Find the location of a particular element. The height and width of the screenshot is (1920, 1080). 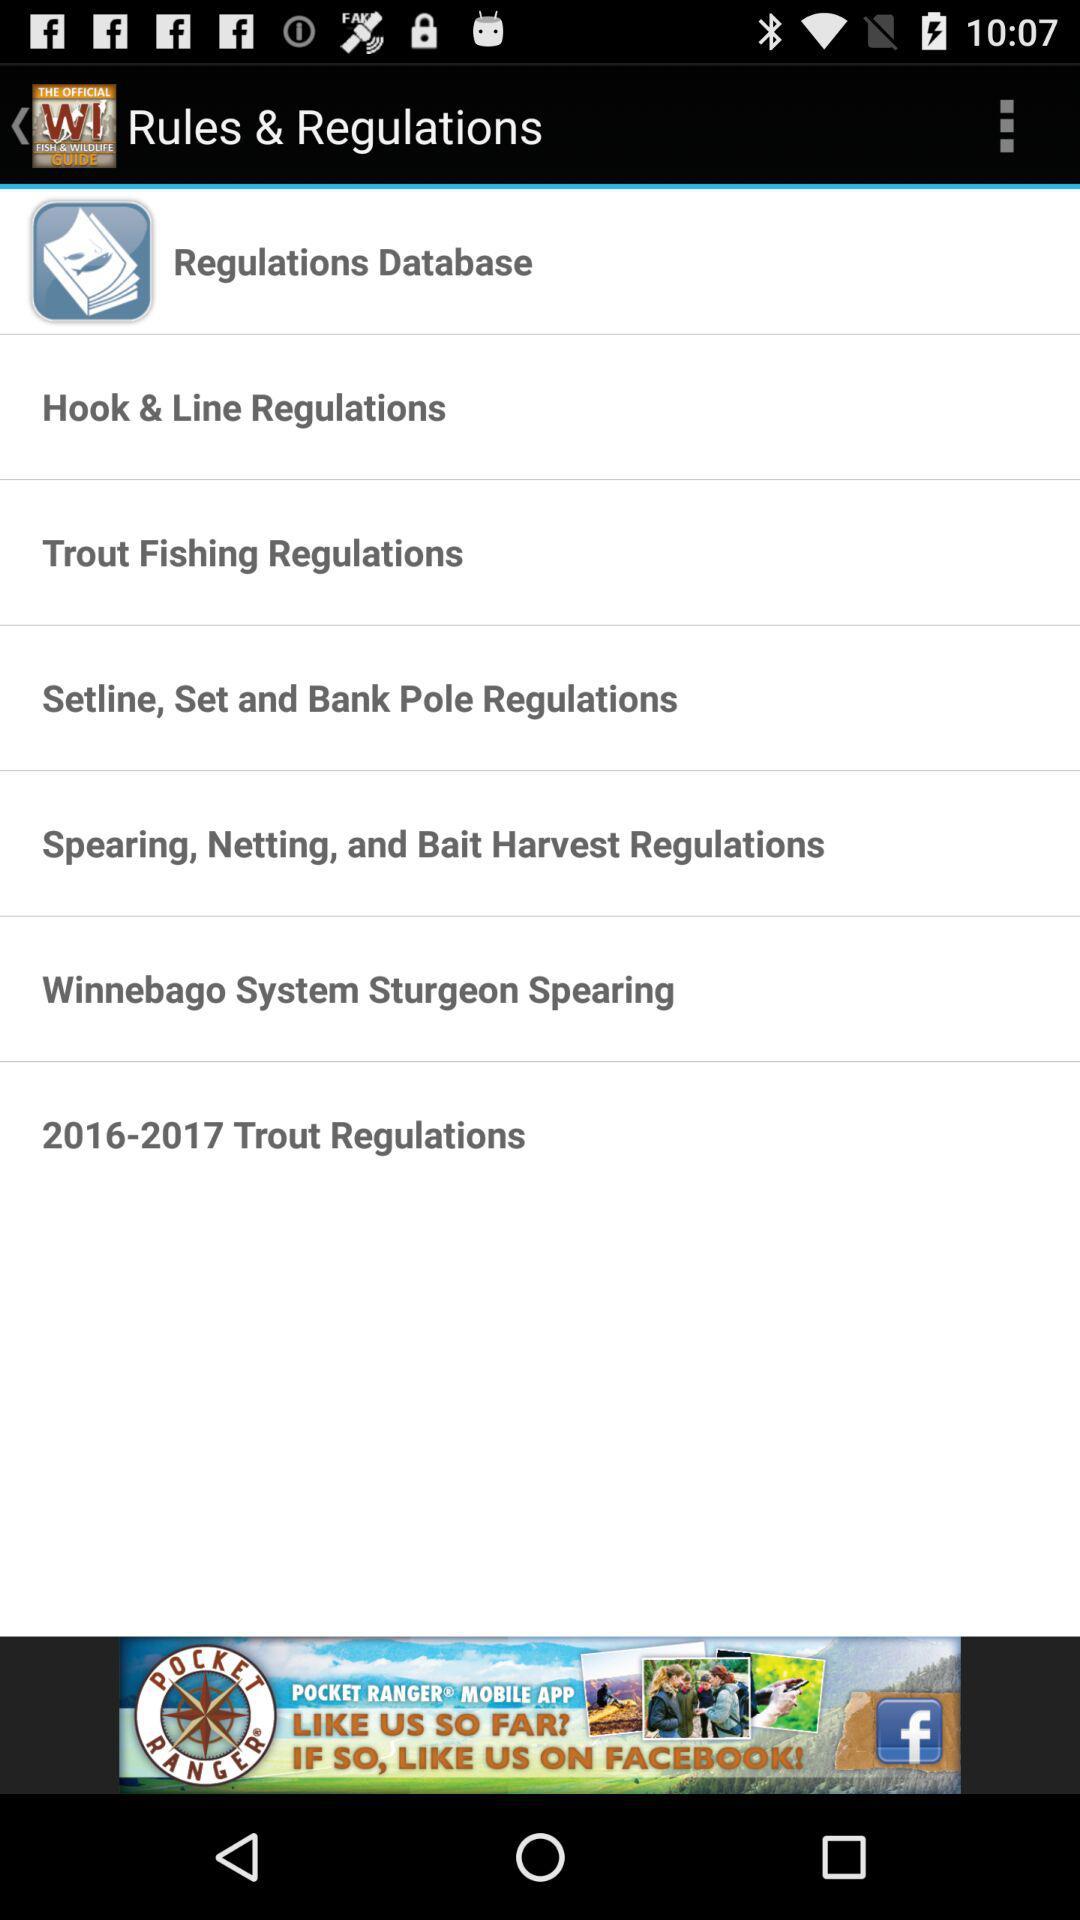

advertisement pannel is located at coordinates (540, 1714).